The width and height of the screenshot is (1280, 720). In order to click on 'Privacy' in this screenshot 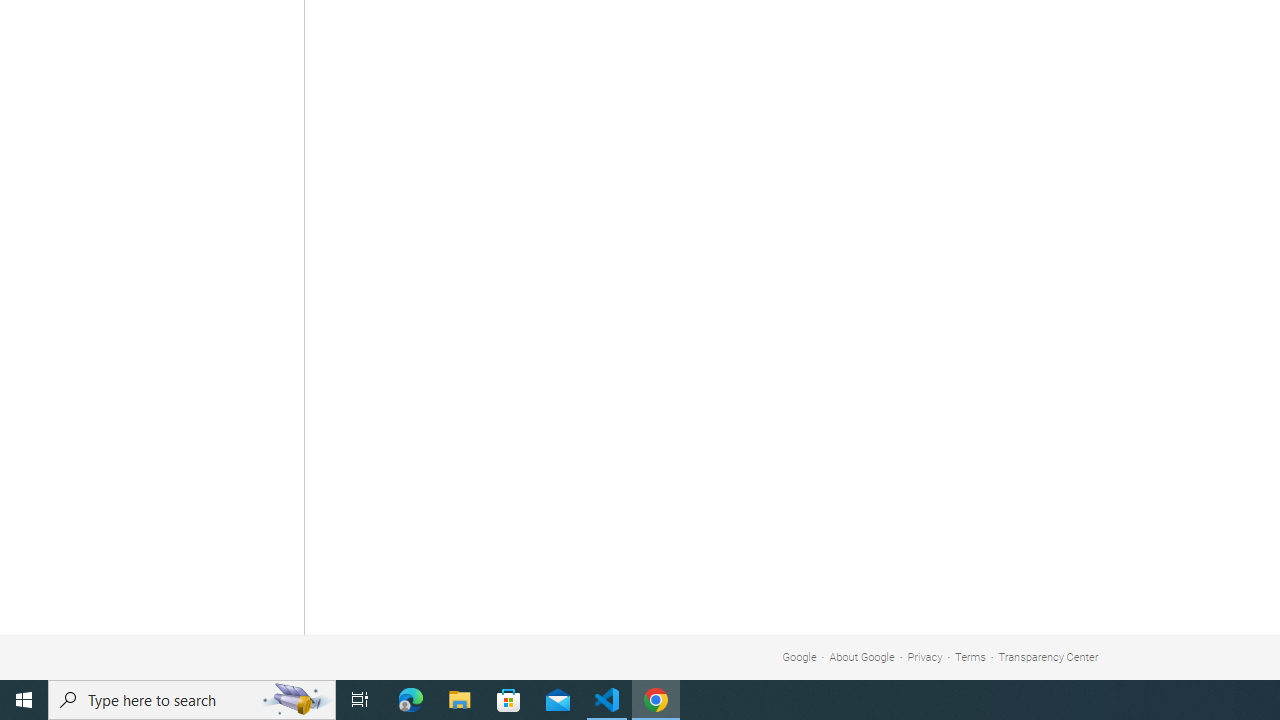, I will do `click(924, 657)`.